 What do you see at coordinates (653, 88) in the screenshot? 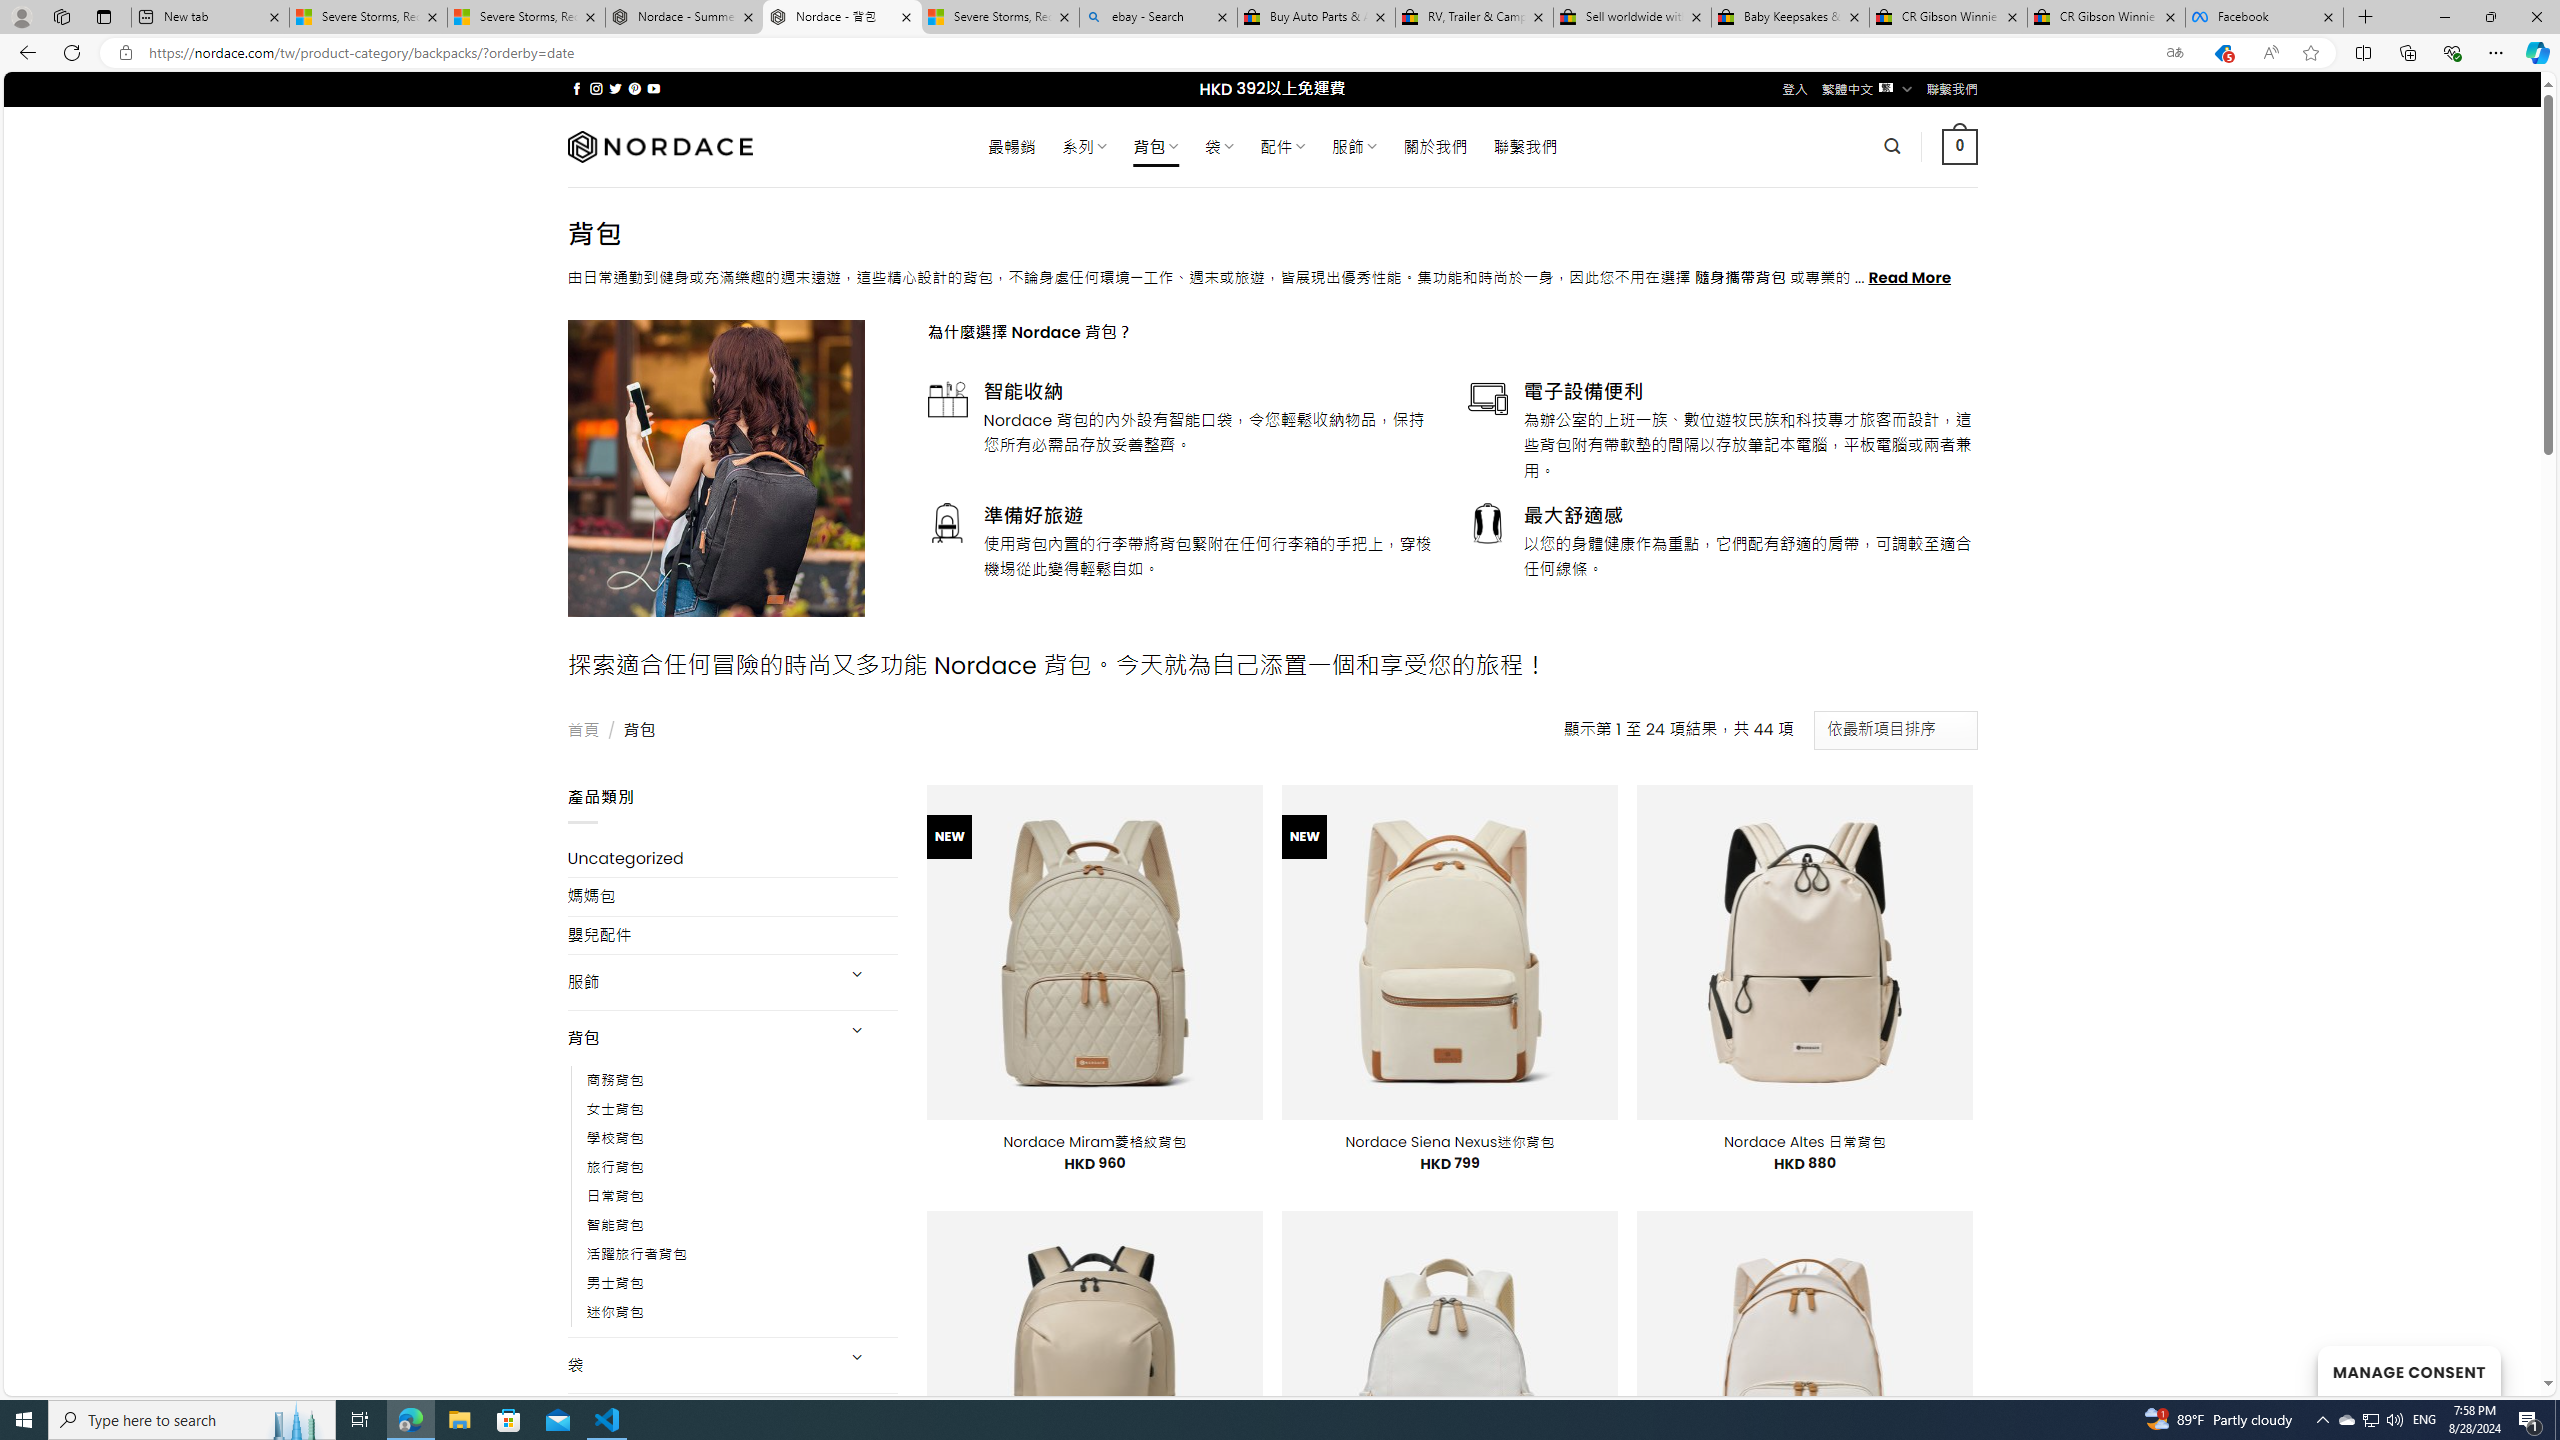
I see `'Follow on YouTube'` at bounding box center [653, 88].